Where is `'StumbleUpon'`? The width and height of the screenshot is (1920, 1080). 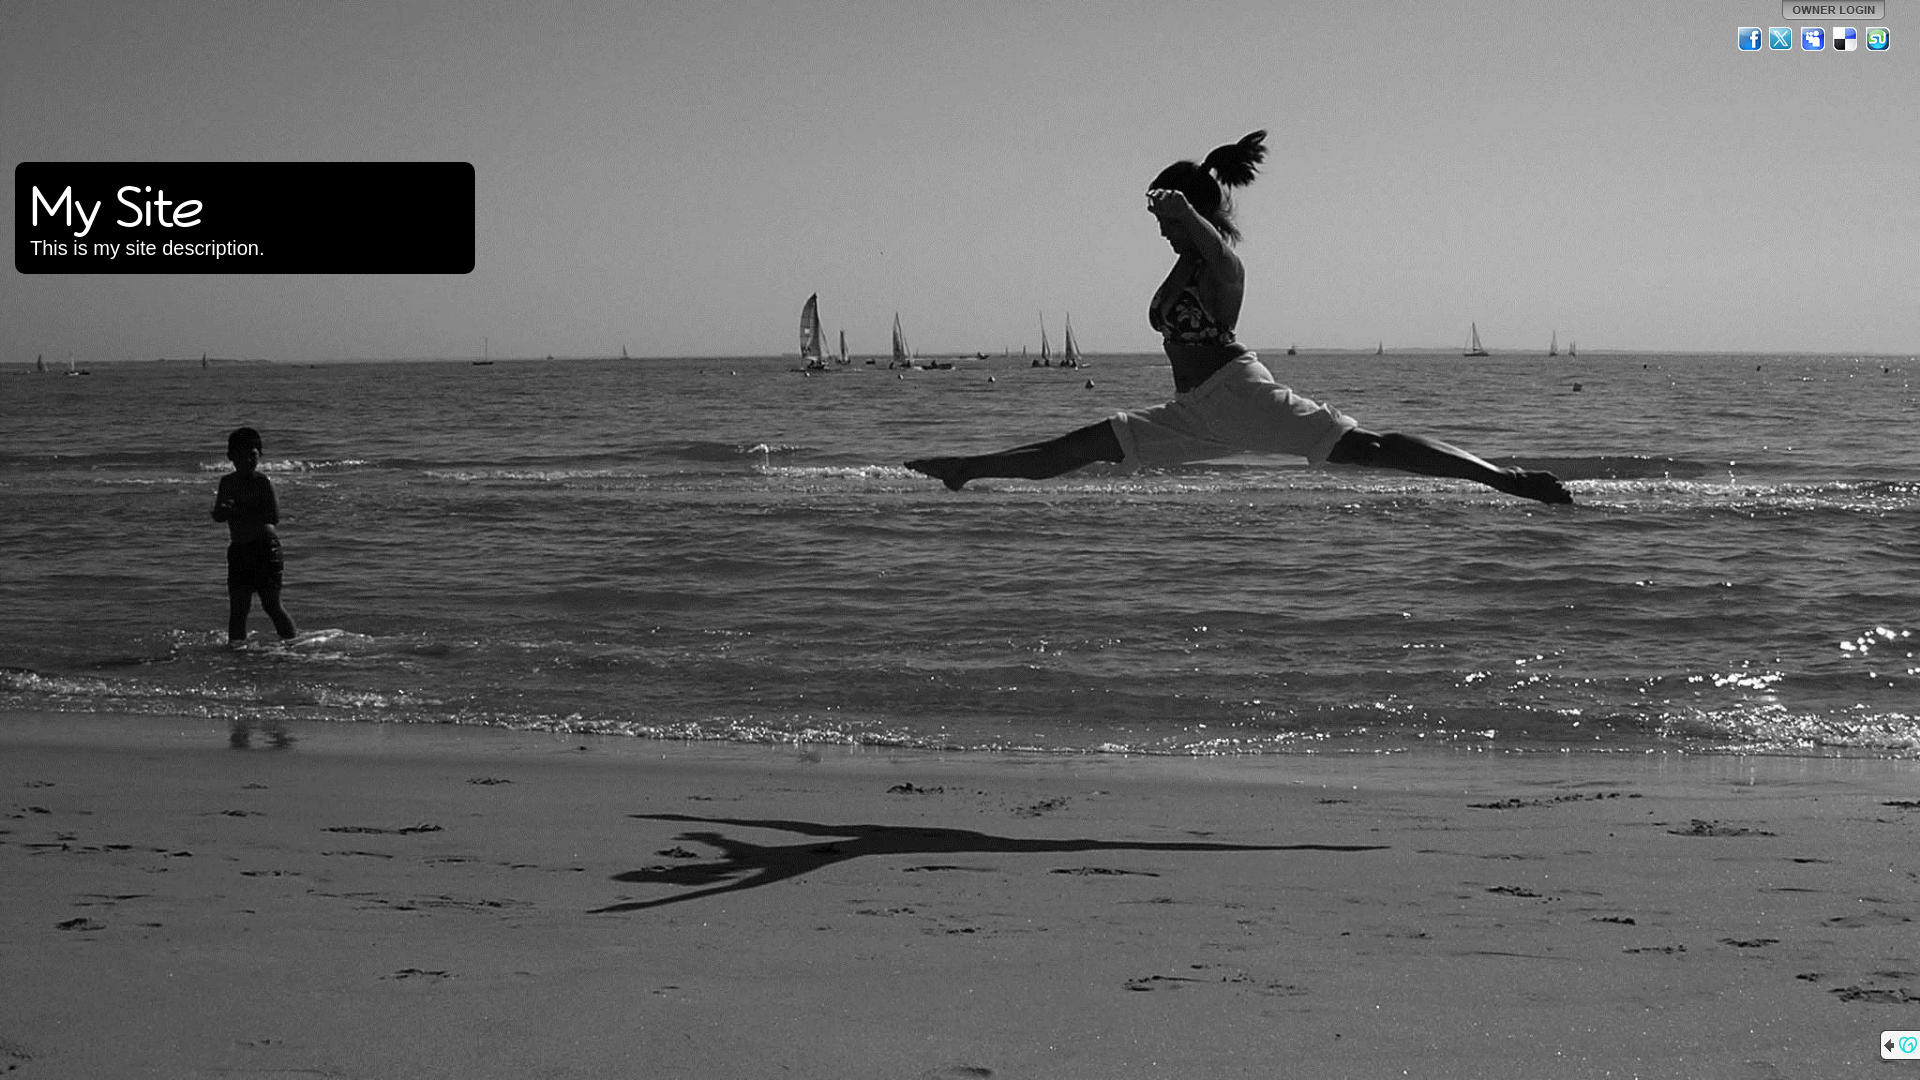
'StumbleUpon' is located at coordinates (1862, 38).